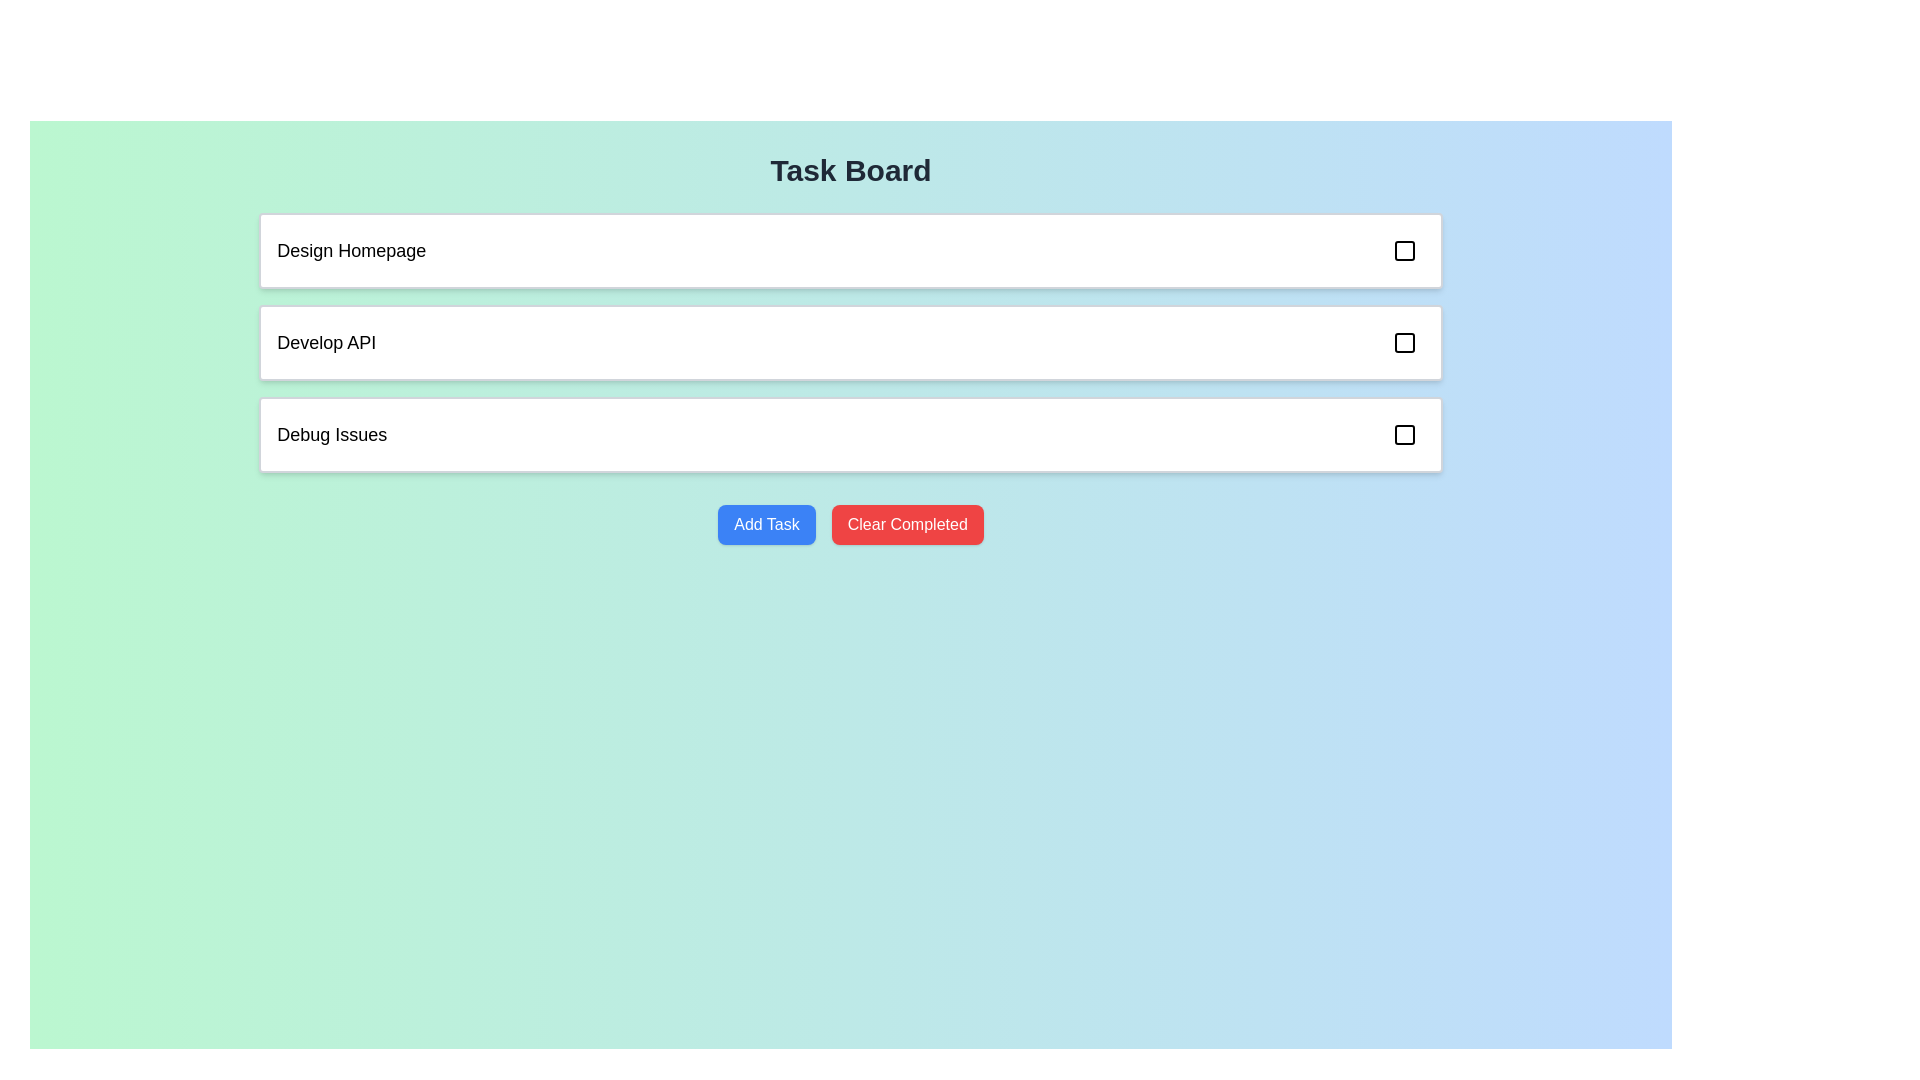 The image size is (1920, 1080). Describe the element at coordinates (765, 523) in the screenshot. I see `the 'Add Task' button to initiate the addition of a new task` at that location.